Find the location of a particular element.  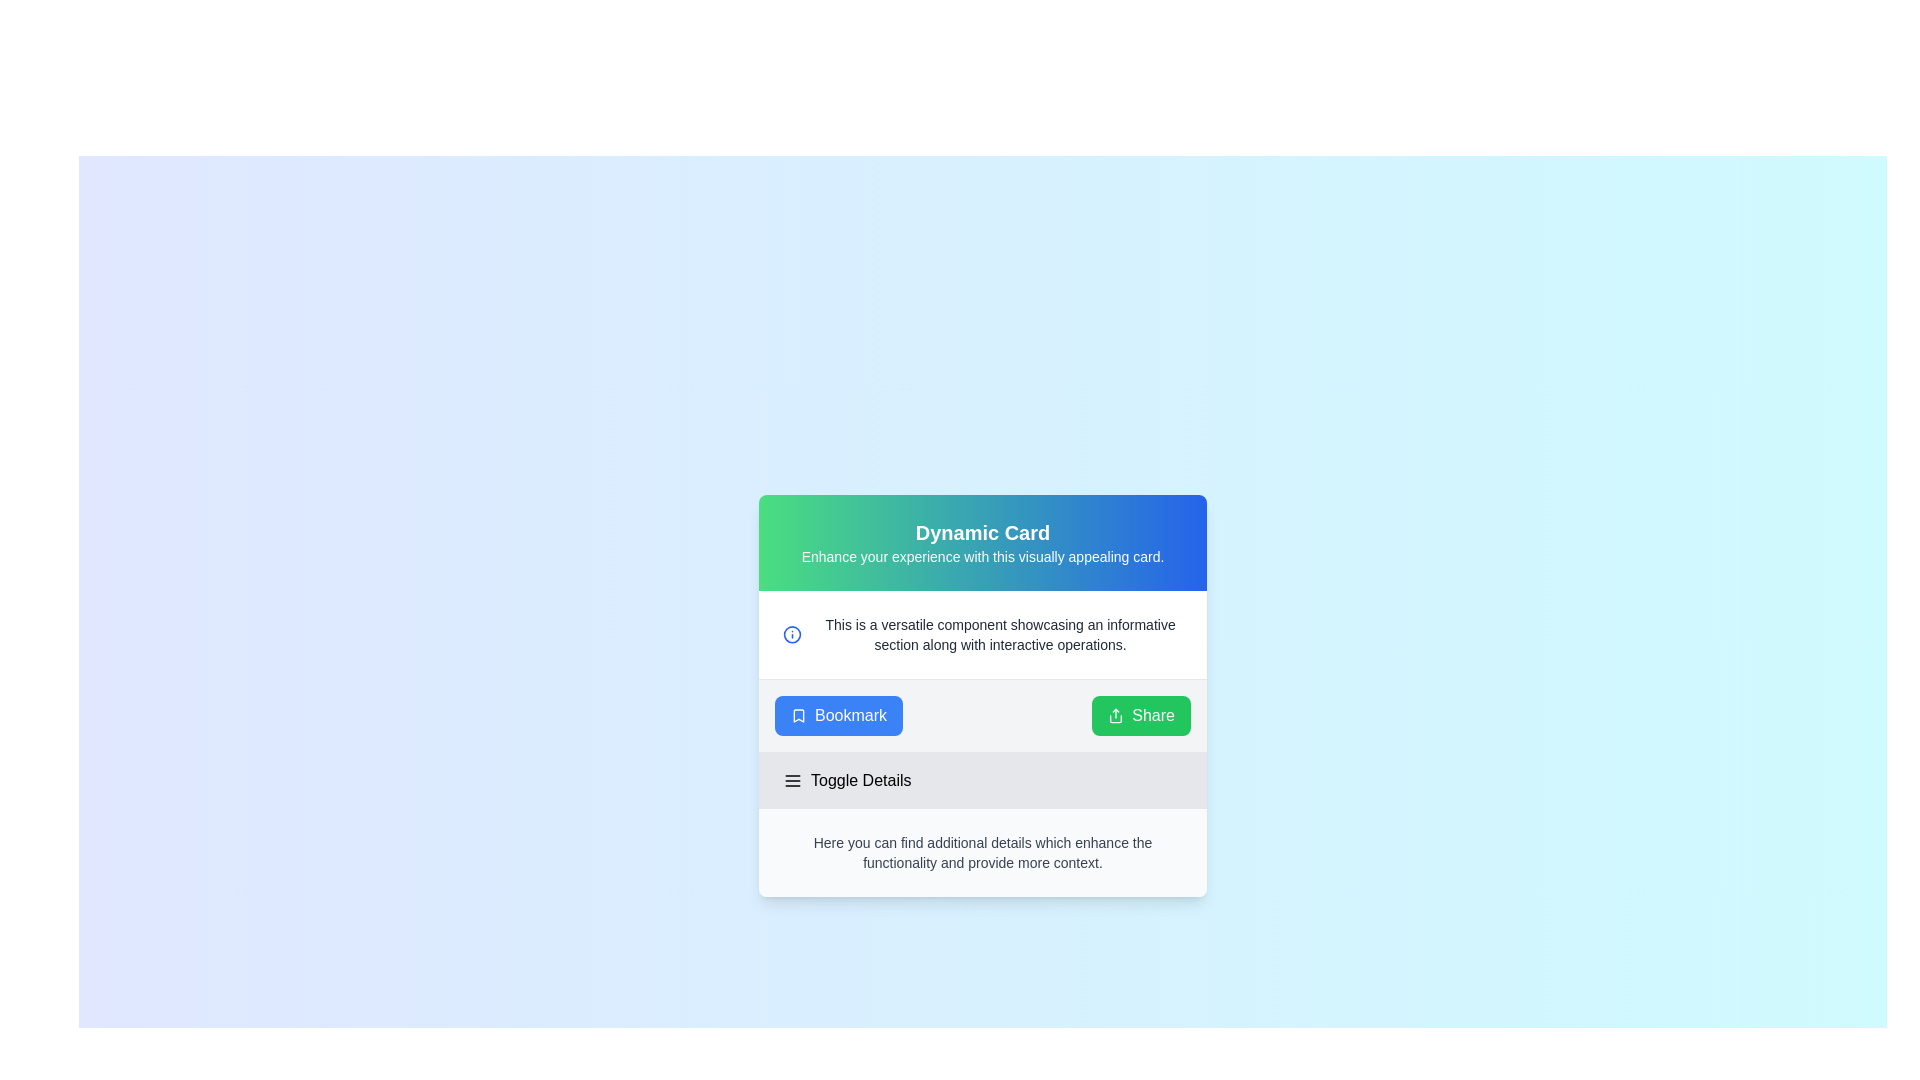

the Toggleable Section located at the bottom of the 'Dynamic Card', positioned below the 'Bookmark' and 'Share' buttons is located at coordinates (983, 824).